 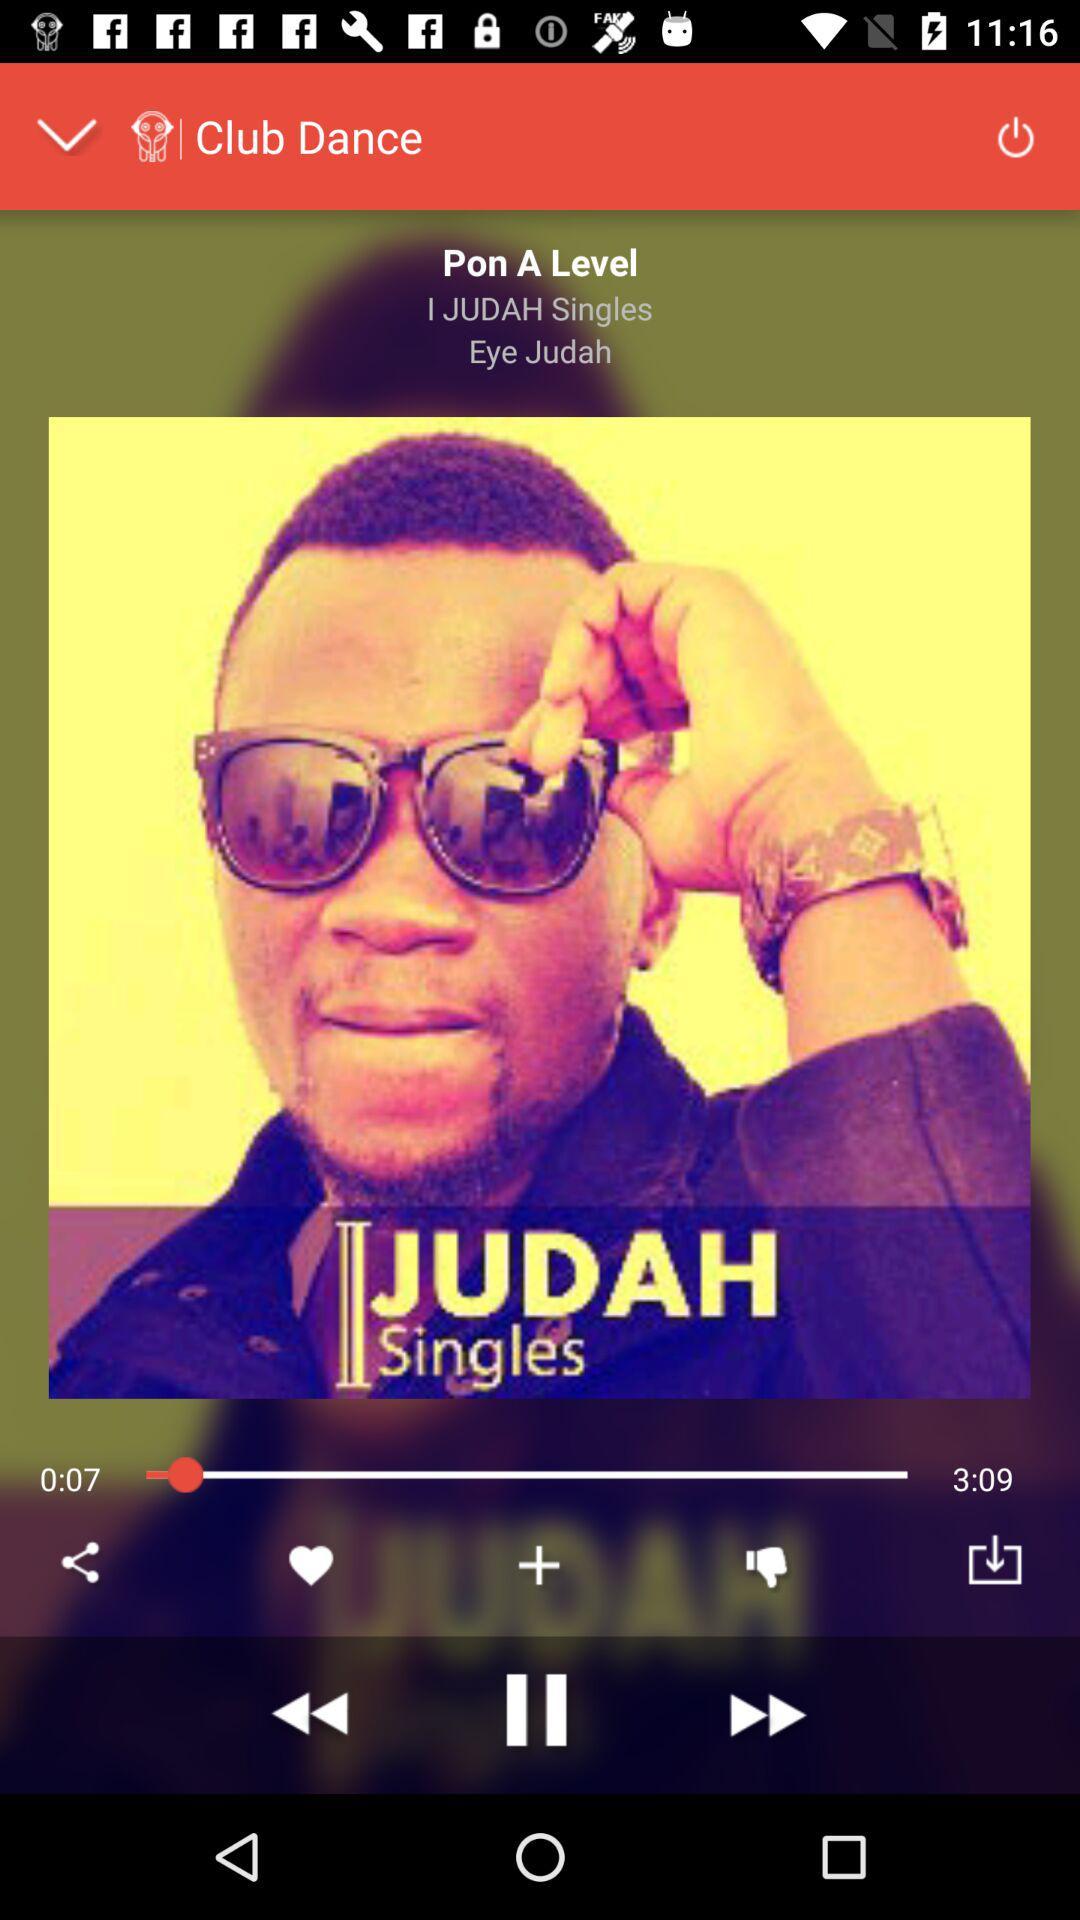 I want to click on icon to the left of the 3:09, so click(x=766, y=1564).